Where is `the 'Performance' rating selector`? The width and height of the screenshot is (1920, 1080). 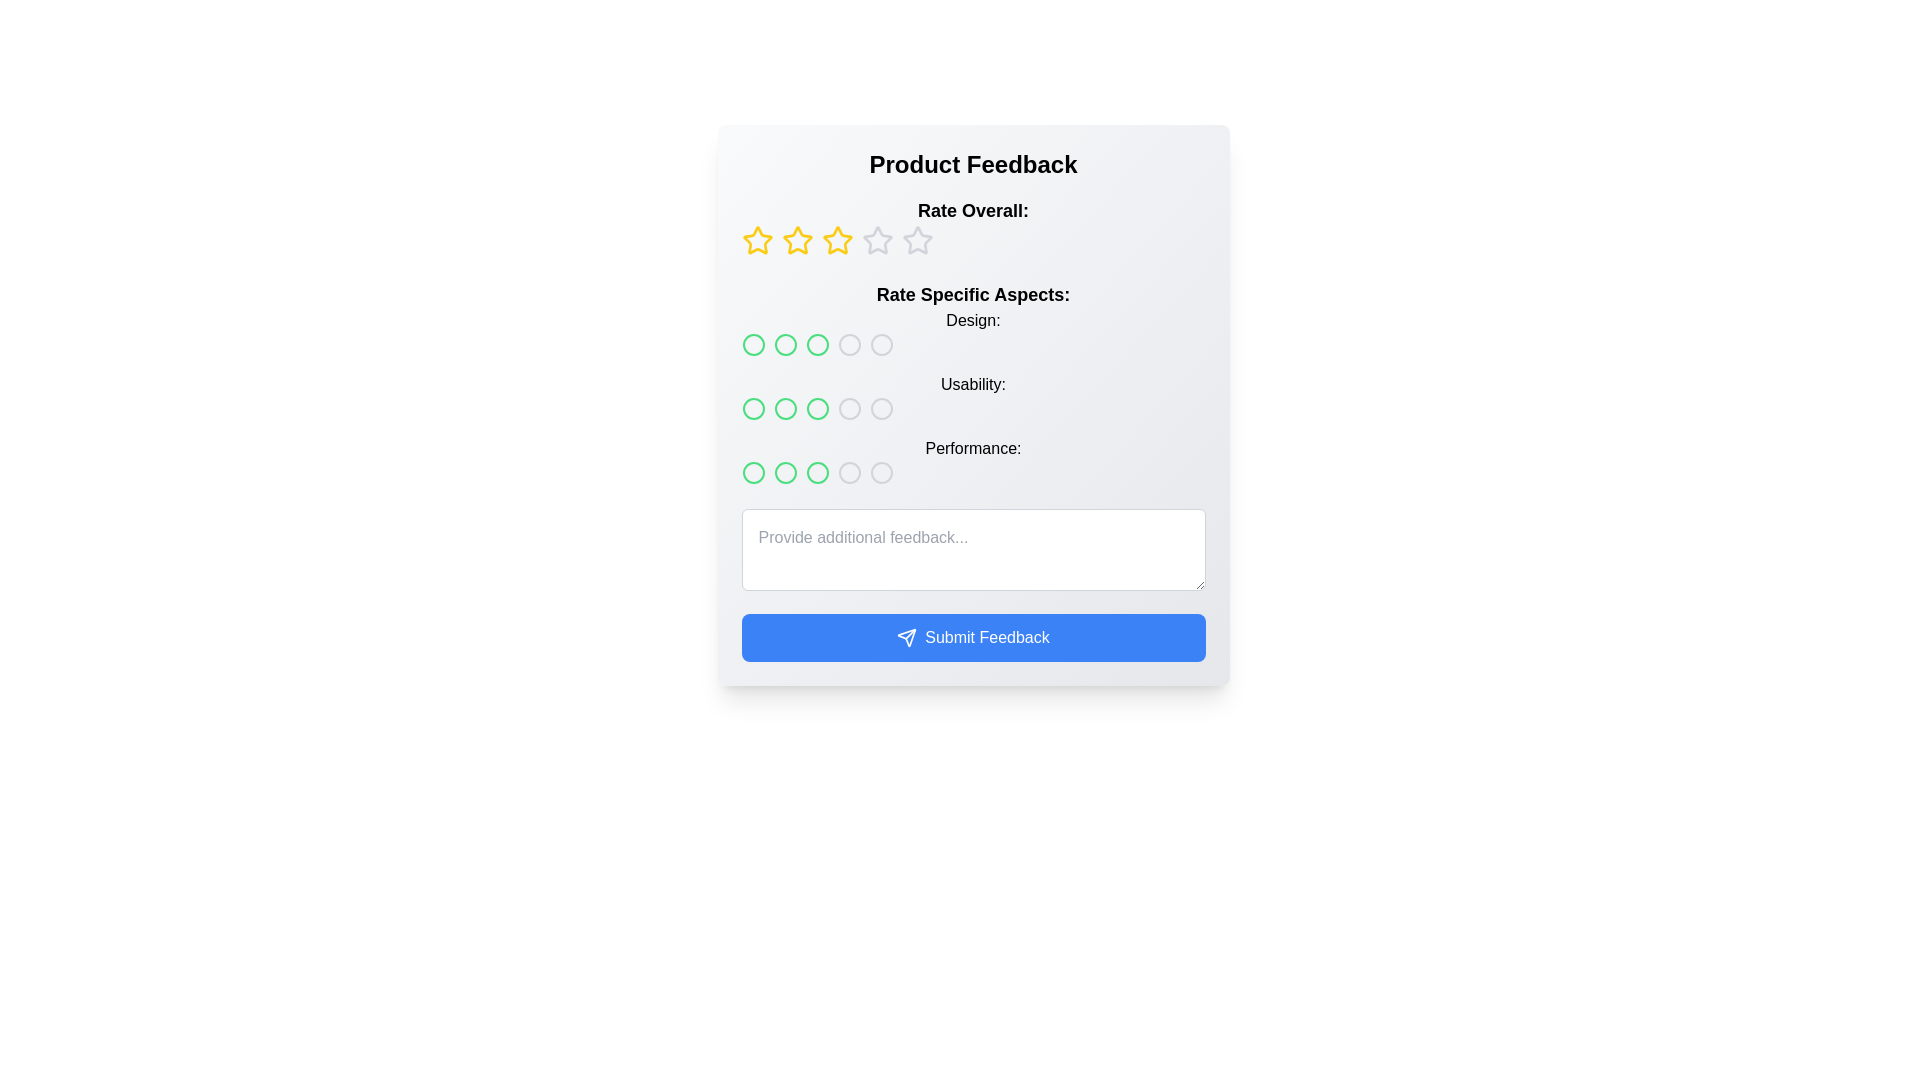
the 'Performance' rating selector is located at coordinates (973, 461).